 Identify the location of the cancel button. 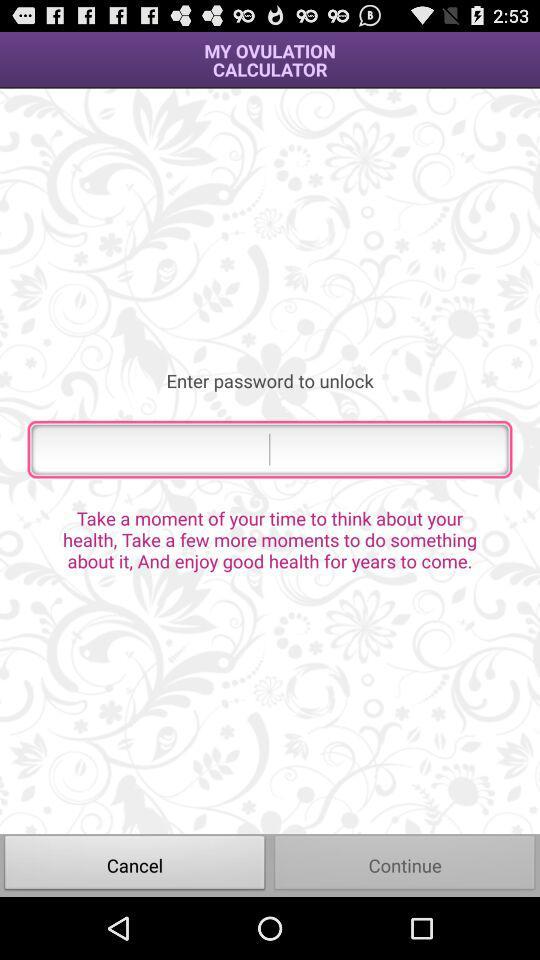
(135, 864).